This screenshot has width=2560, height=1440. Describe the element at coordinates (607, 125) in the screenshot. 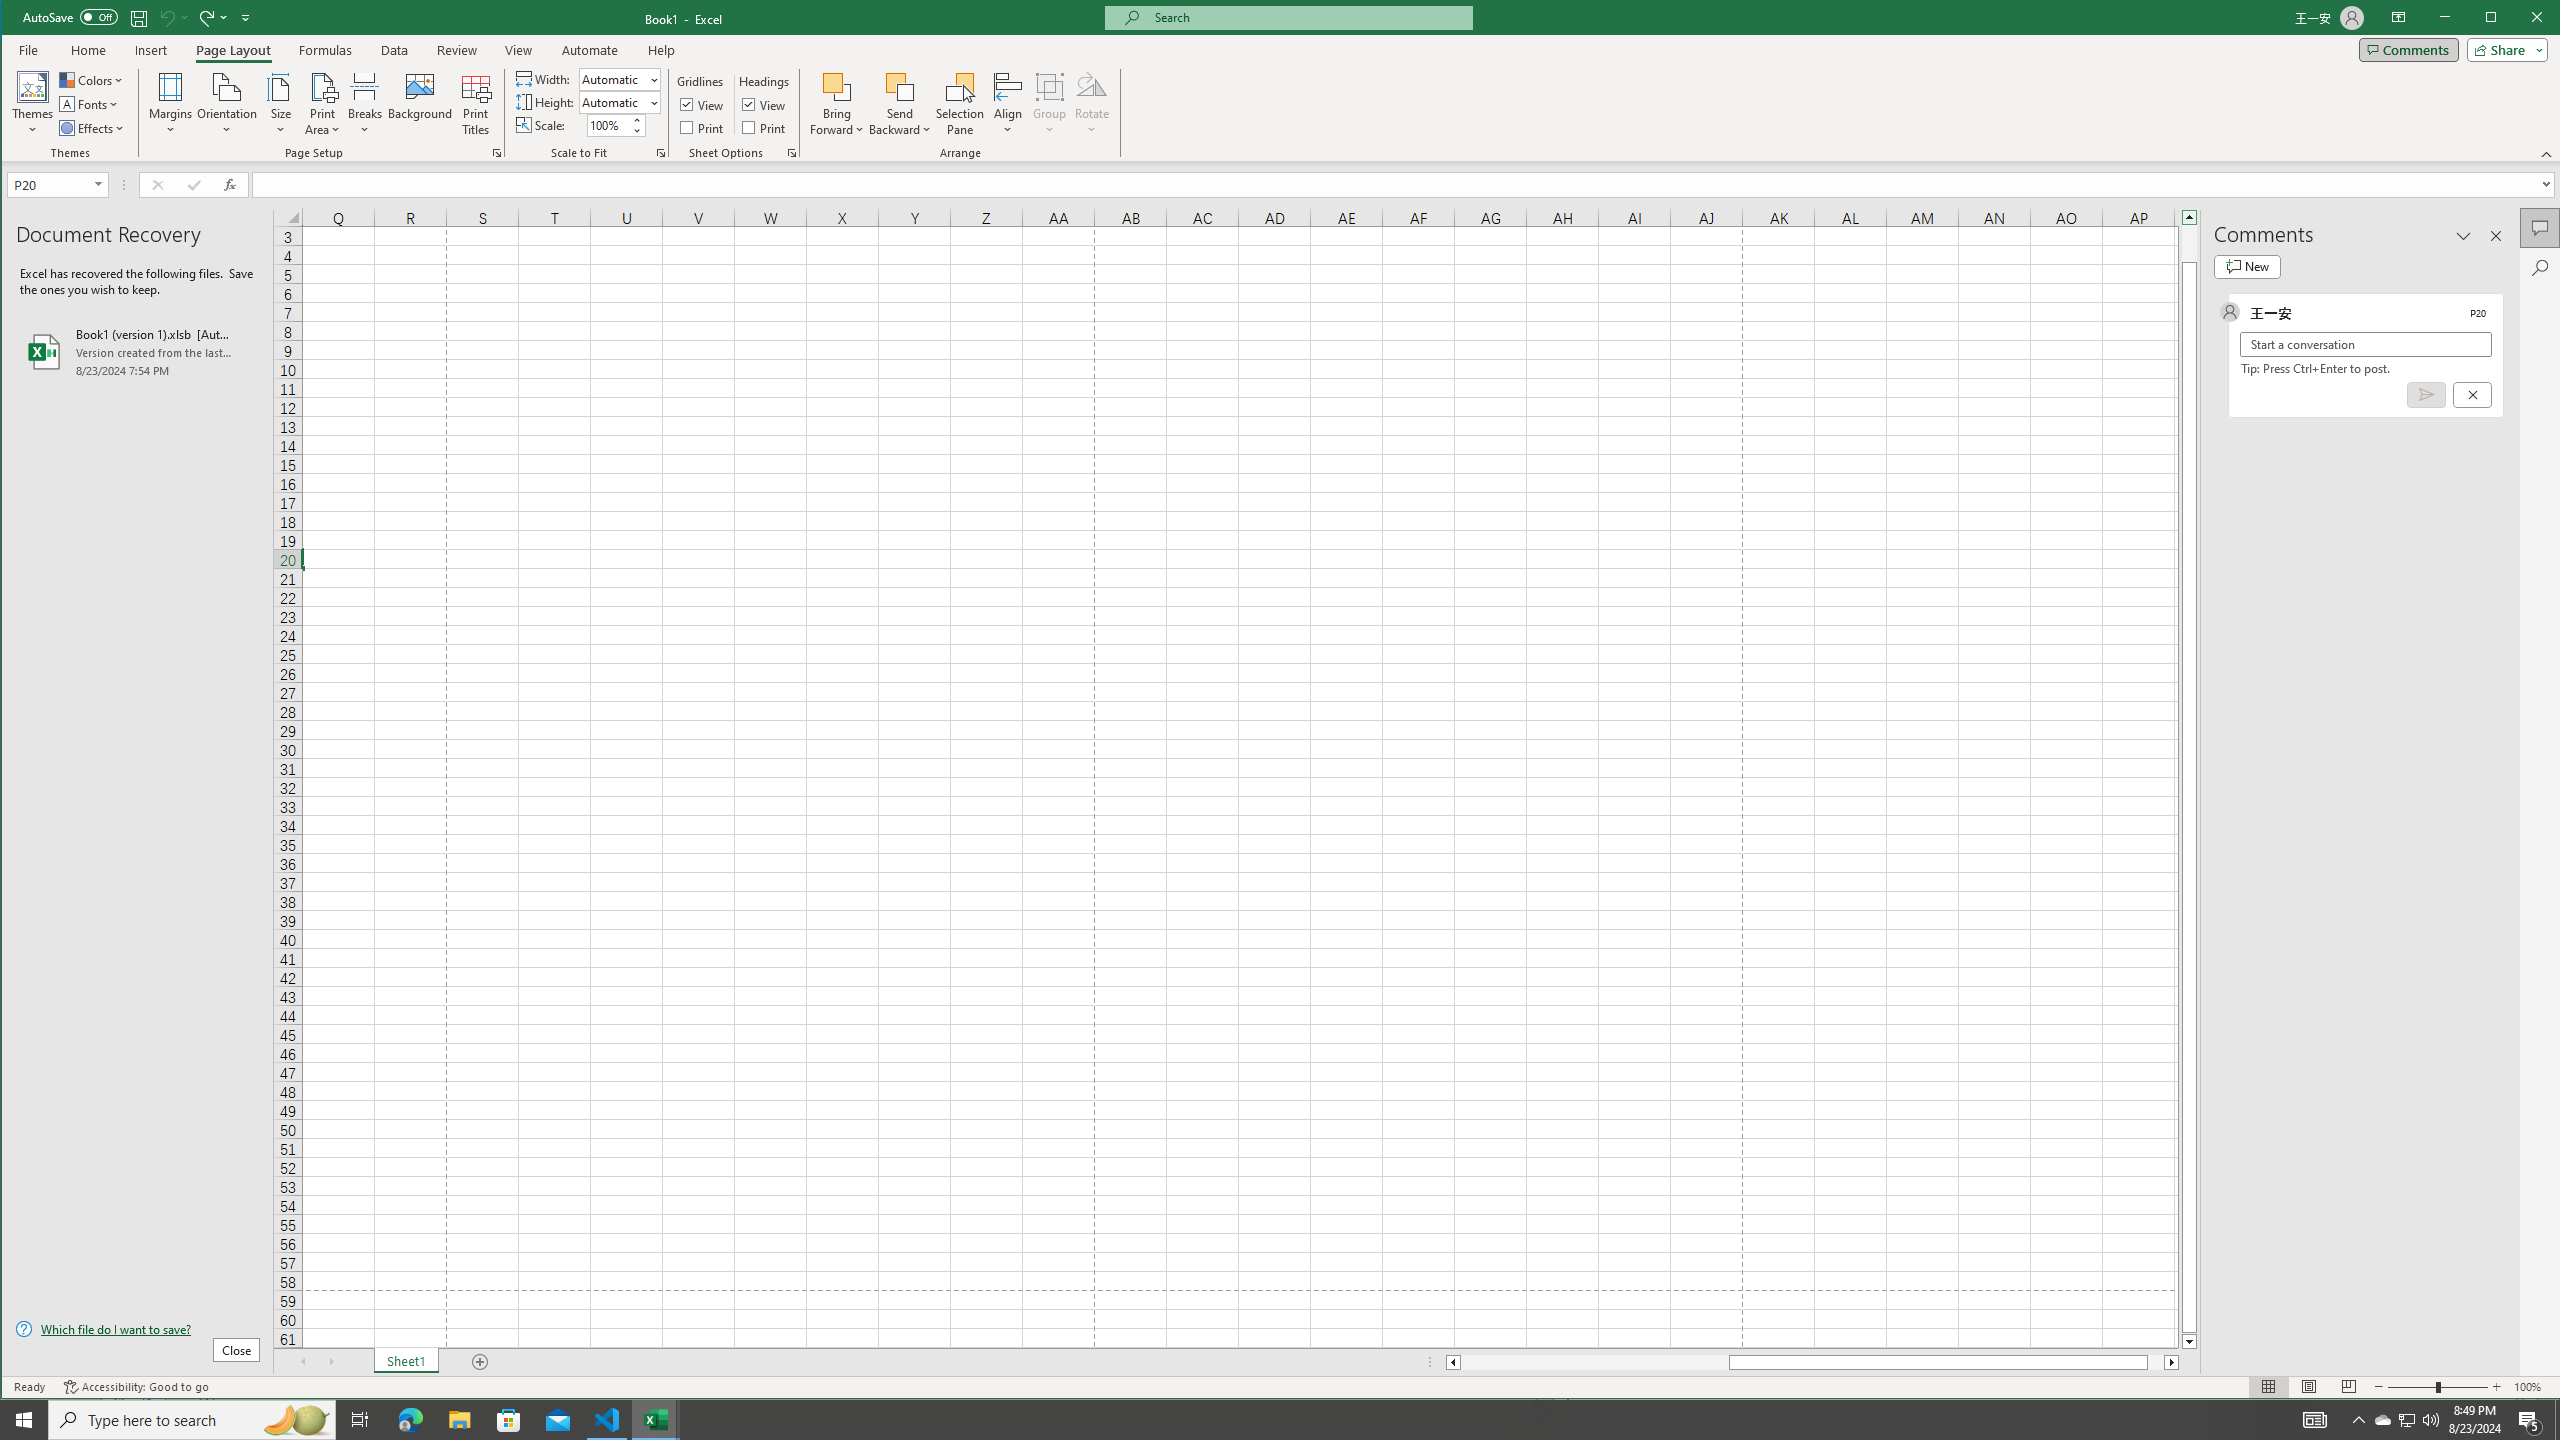

I see `'Scale'` at that location.